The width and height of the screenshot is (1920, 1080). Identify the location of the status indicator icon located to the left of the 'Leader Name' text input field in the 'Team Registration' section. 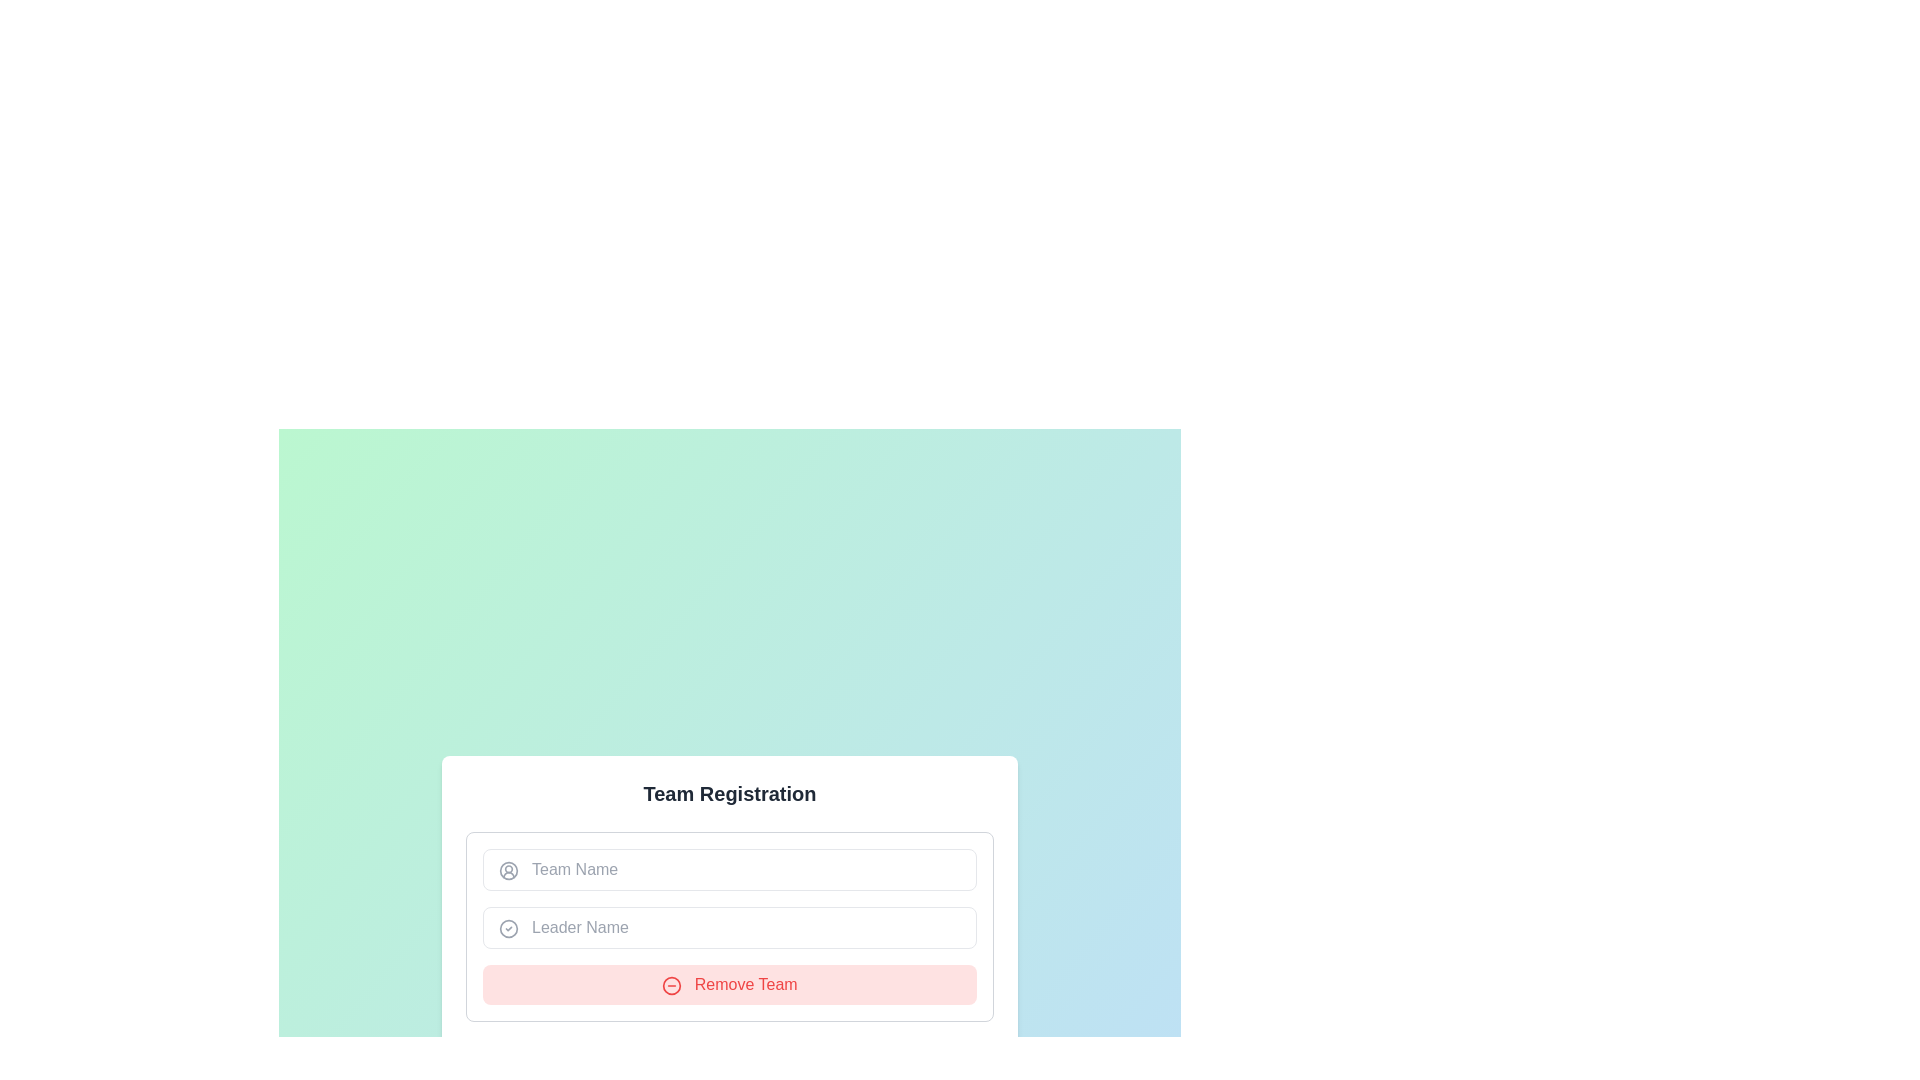
(508, 929).